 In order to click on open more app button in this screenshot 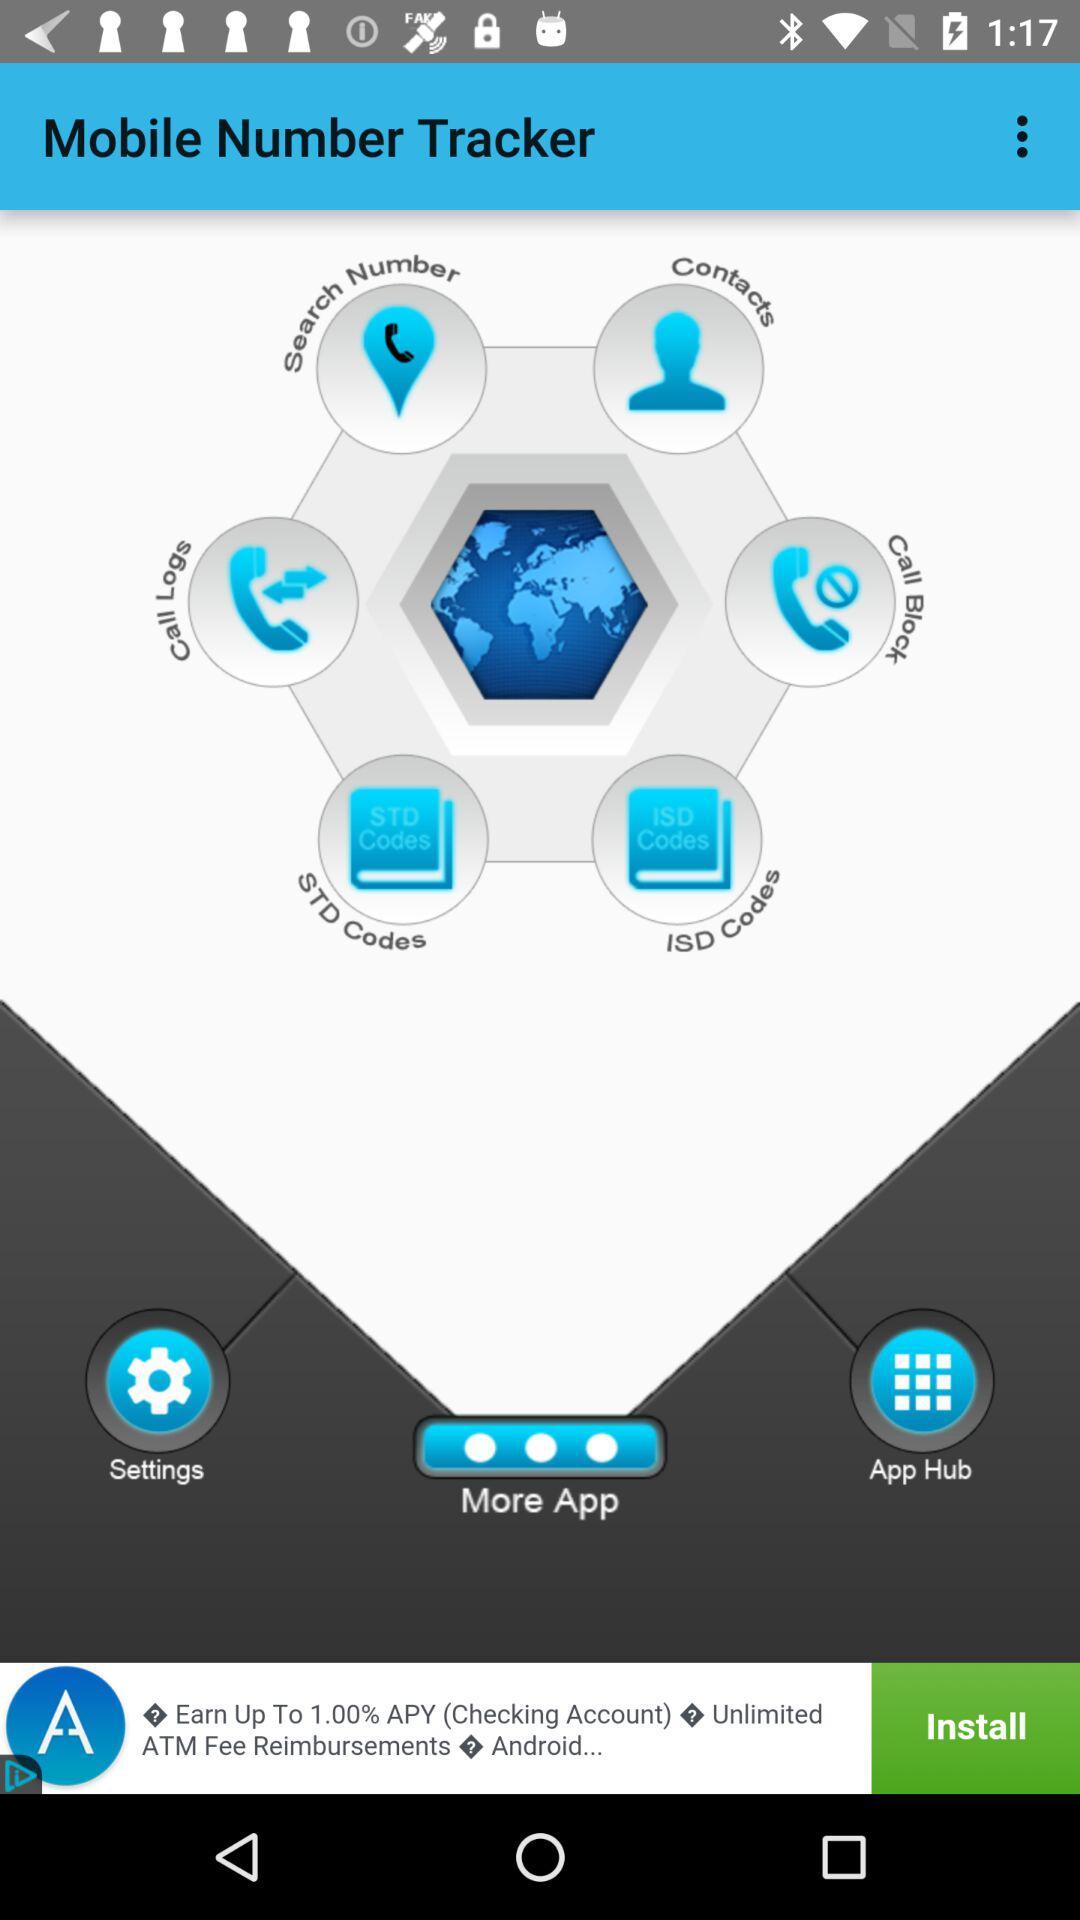, I will do `click(540, 1467)`.